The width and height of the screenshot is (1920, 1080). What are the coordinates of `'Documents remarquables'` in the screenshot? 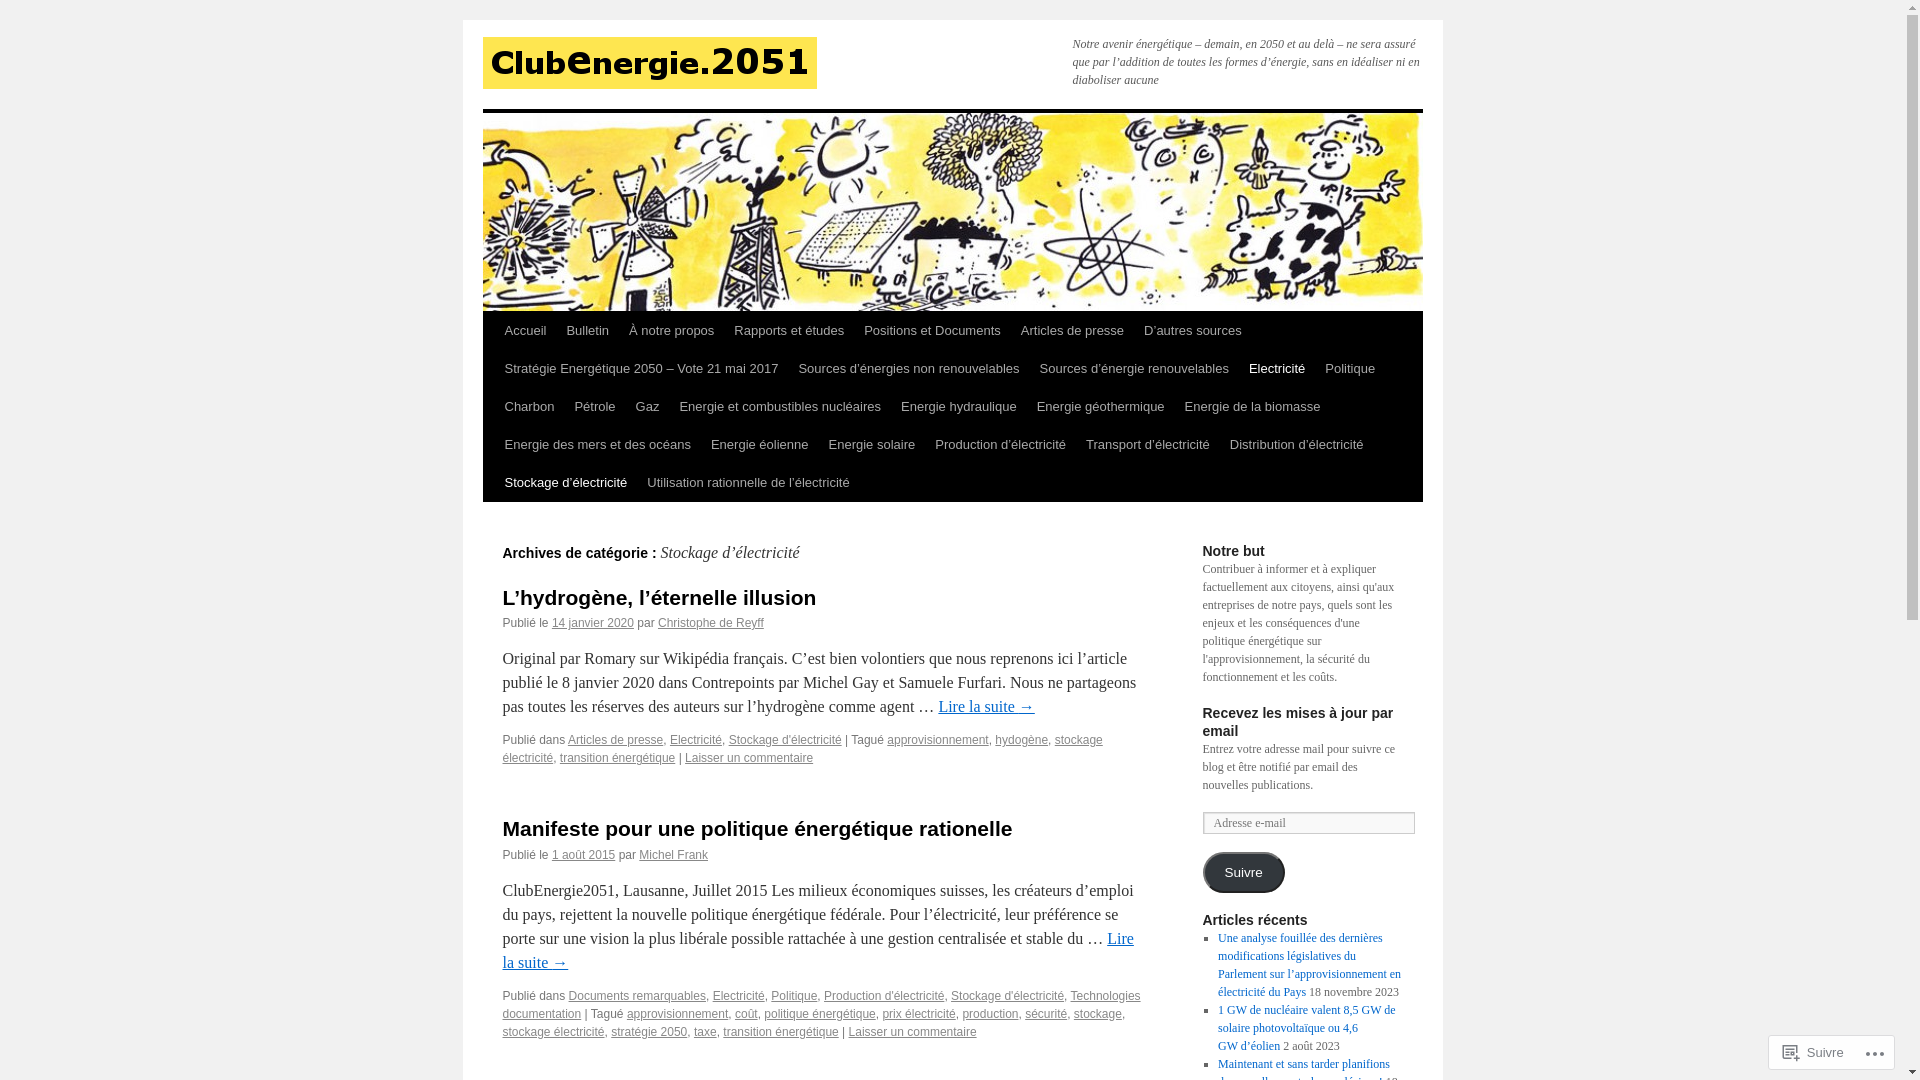 It's located at (636, 995).